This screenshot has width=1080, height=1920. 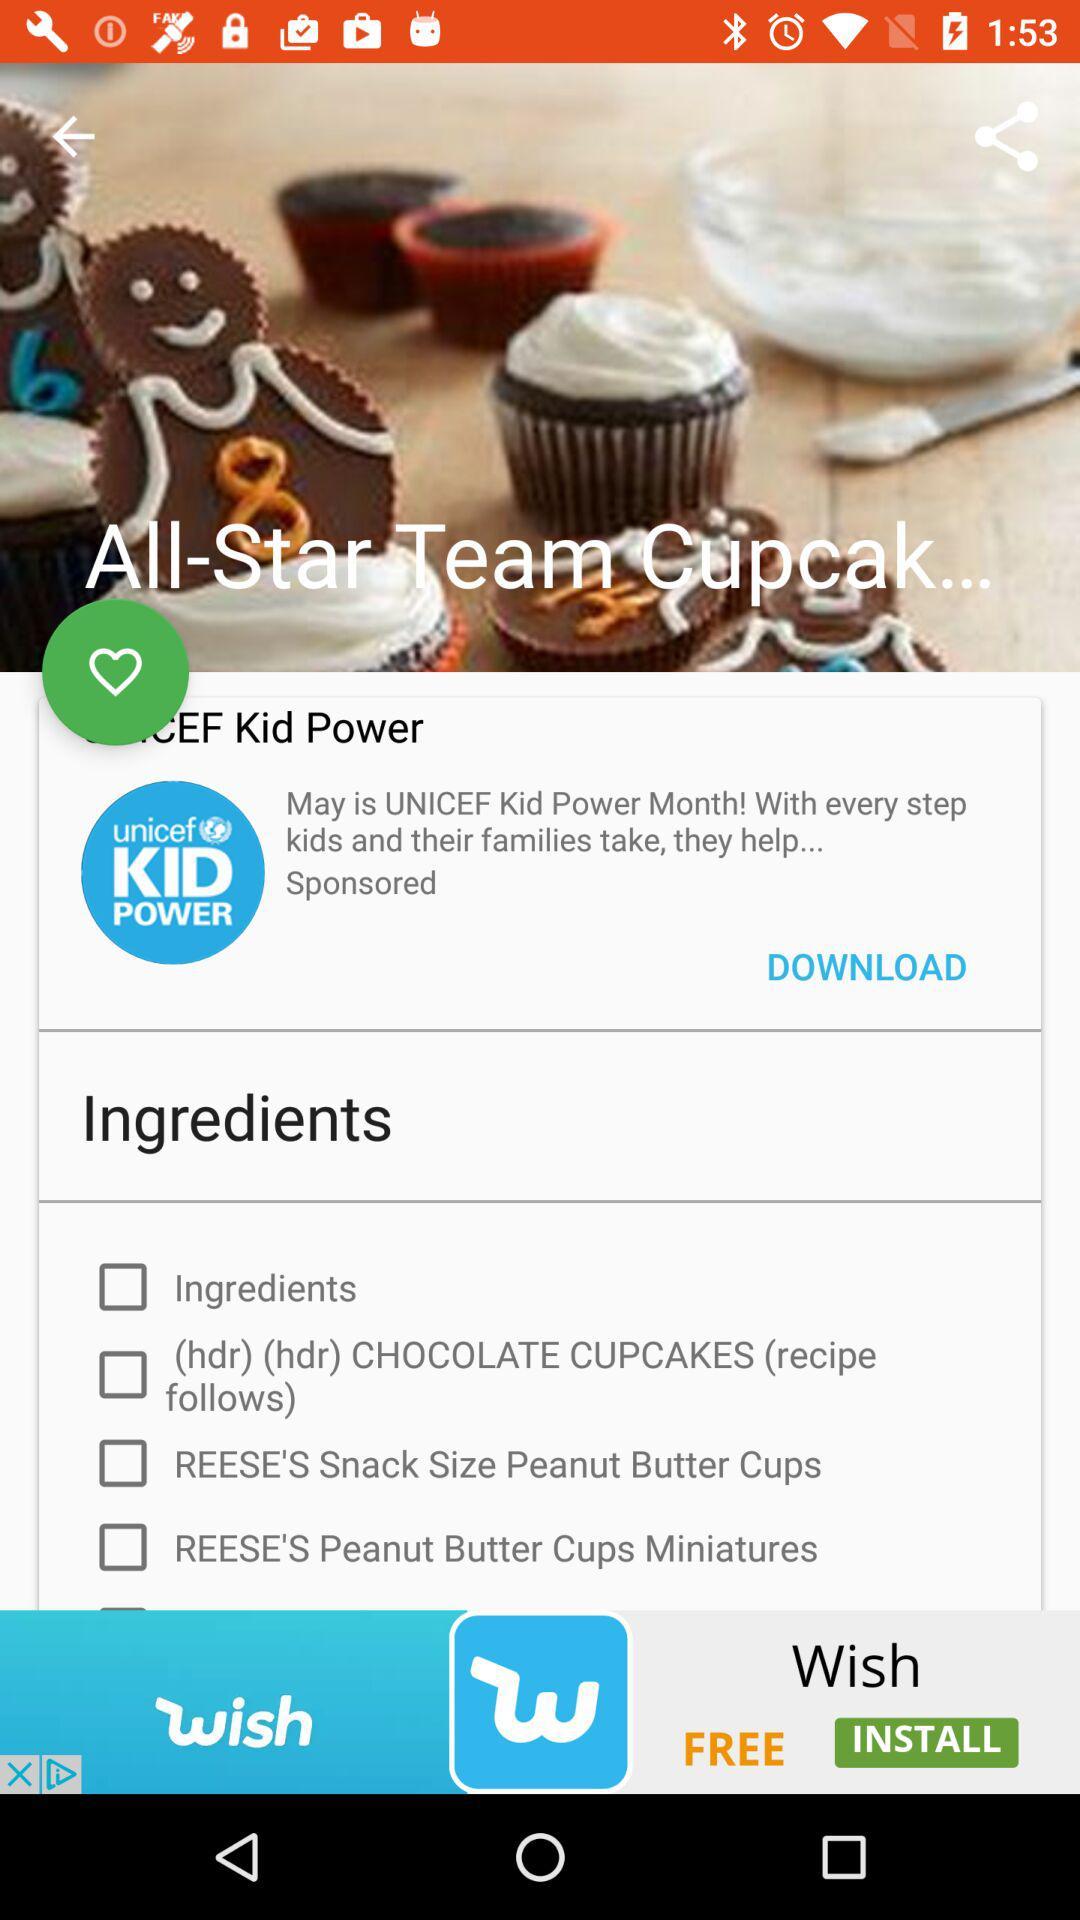 What do you see at coordinates (115, 672) in the screenshot?
I see `save` at bounding box center [115, 672].